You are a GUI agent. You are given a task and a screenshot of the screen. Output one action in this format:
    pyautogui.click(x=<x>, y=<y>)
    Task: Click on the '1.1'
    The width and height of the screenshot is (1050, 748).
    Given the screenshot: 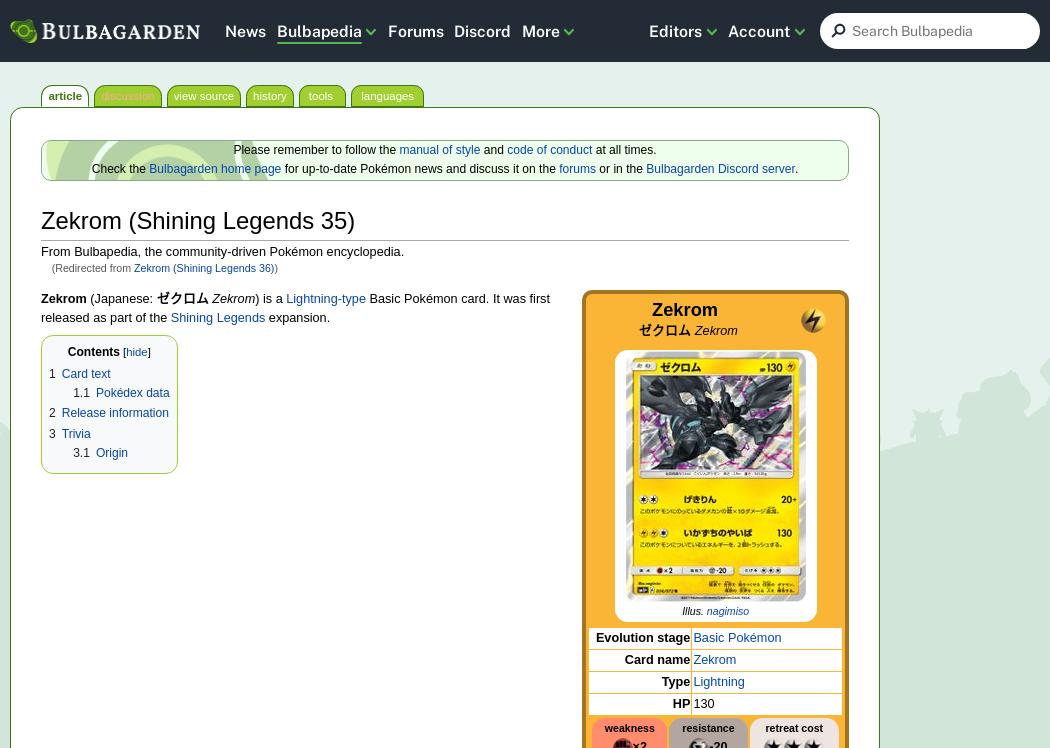 What is the action you would take?
    pyautogui.click(x=80, y=392)
    